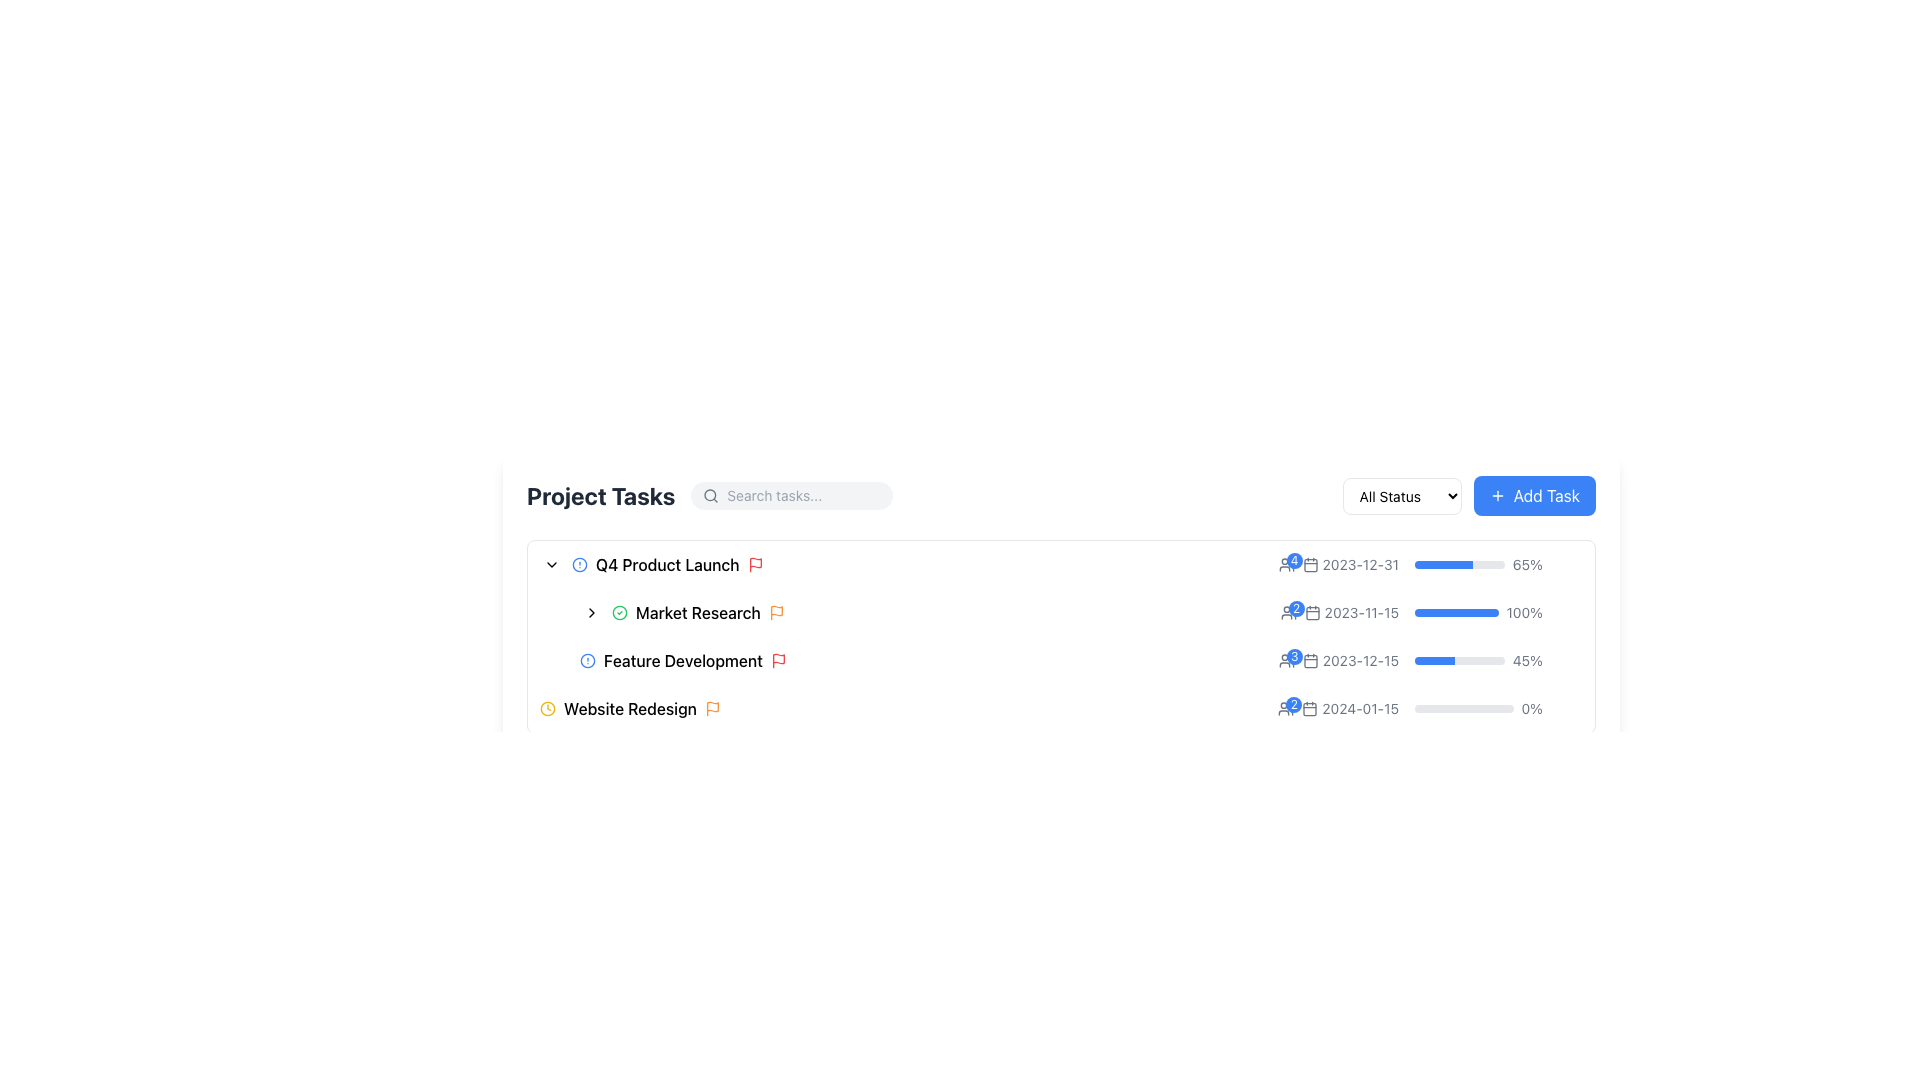 The height and width of the screenshot is (1080, 1920). Describe the element at coordinates (1430, 612) in the screenshot. I see `the progress bar component that visually represents the completion status of the 'Market Research' task, which is located in the 'Project Tasks' section and displays '100%'` at that location.